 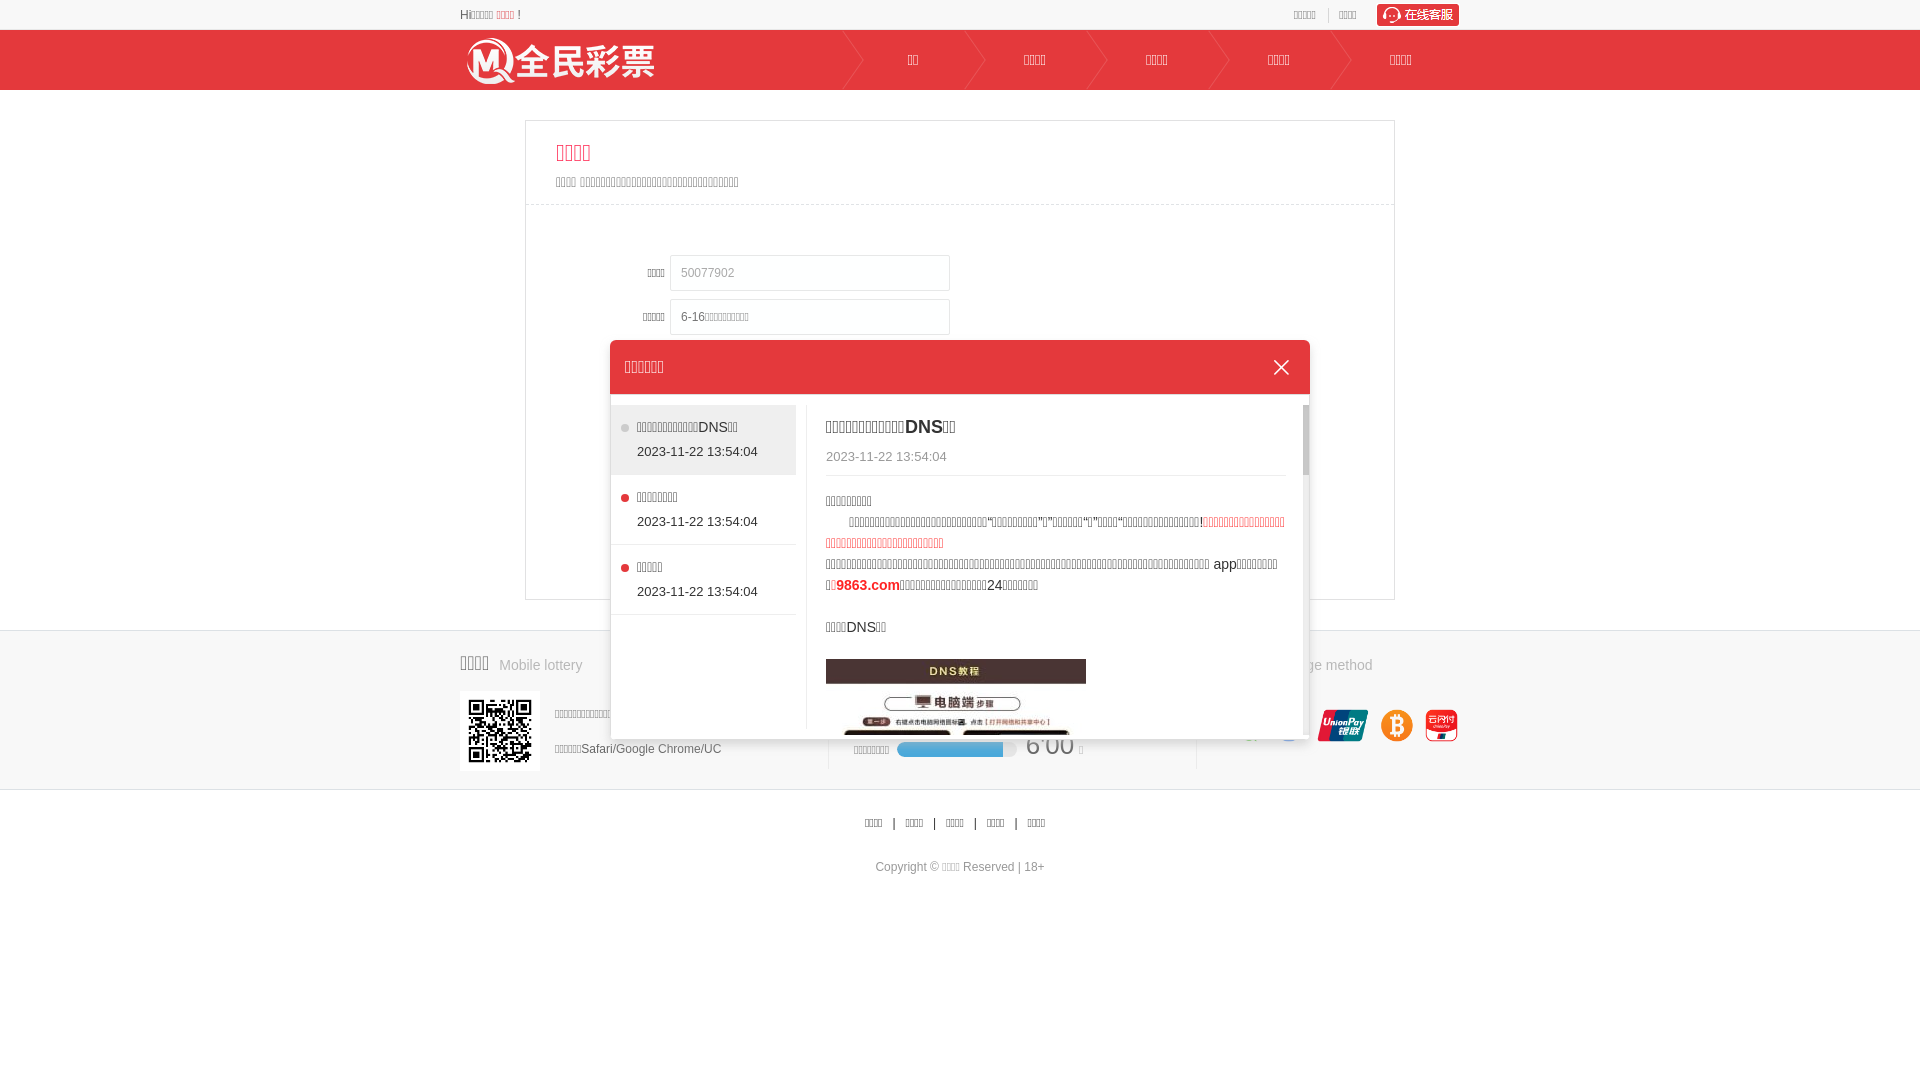 What do you see at coordinates (1015, 823) in the screenshot?
I see `'|'` at bounding box center [1015, 823].